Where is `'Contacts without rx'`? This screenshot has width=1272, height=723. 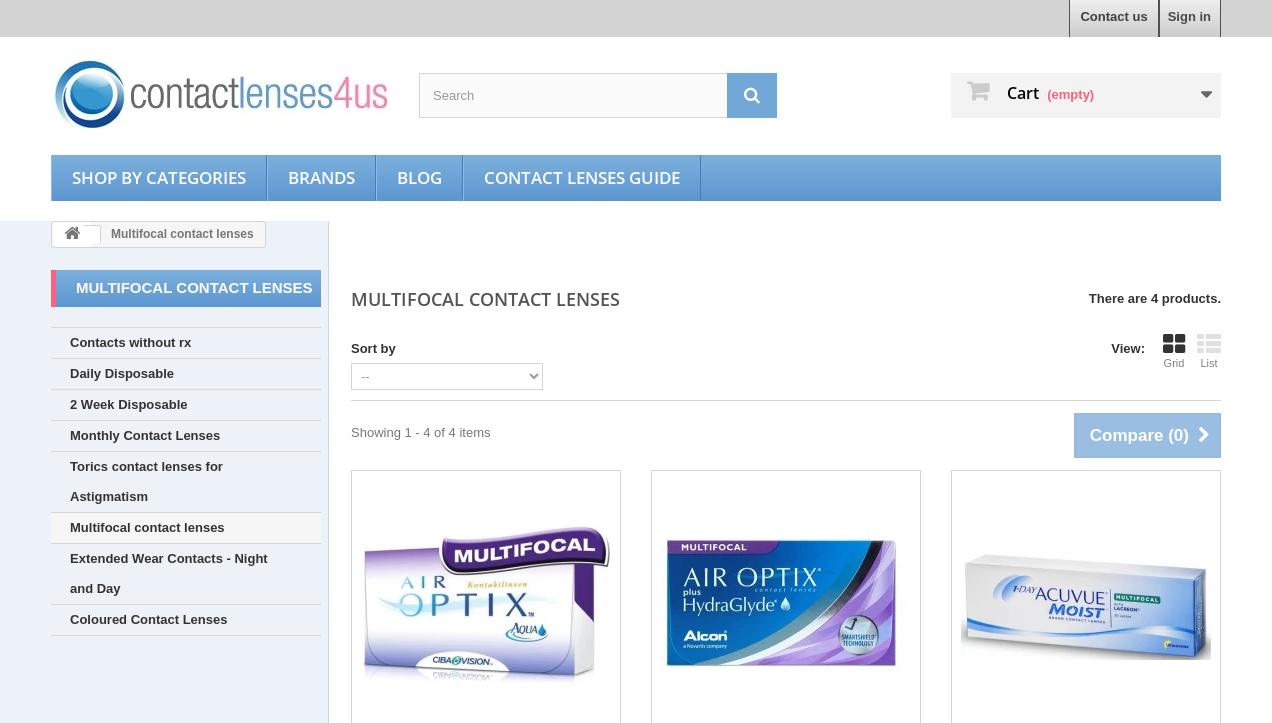 'Contacts without rx' is located at coordinates (129, 342).